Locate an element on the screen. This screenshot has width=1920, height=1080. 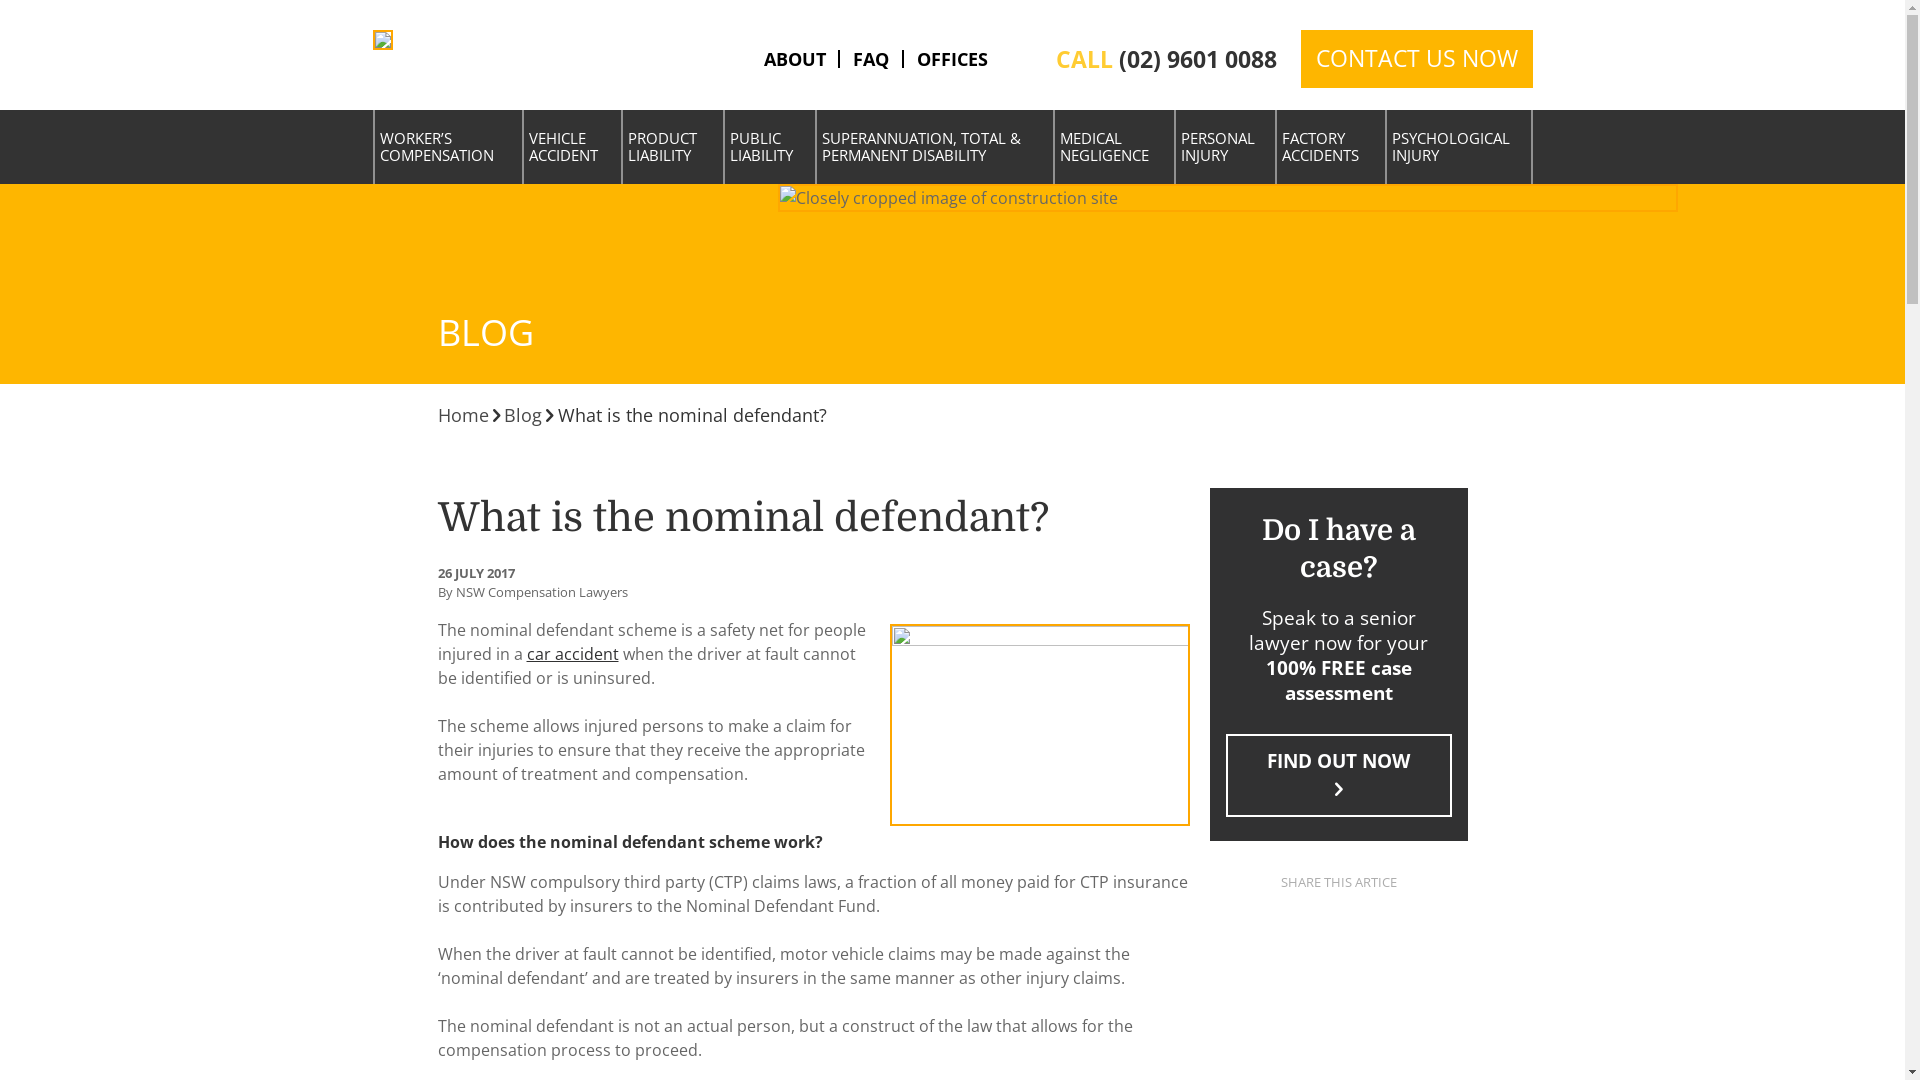
'ABOUT' is located at coordinates (794, 57).